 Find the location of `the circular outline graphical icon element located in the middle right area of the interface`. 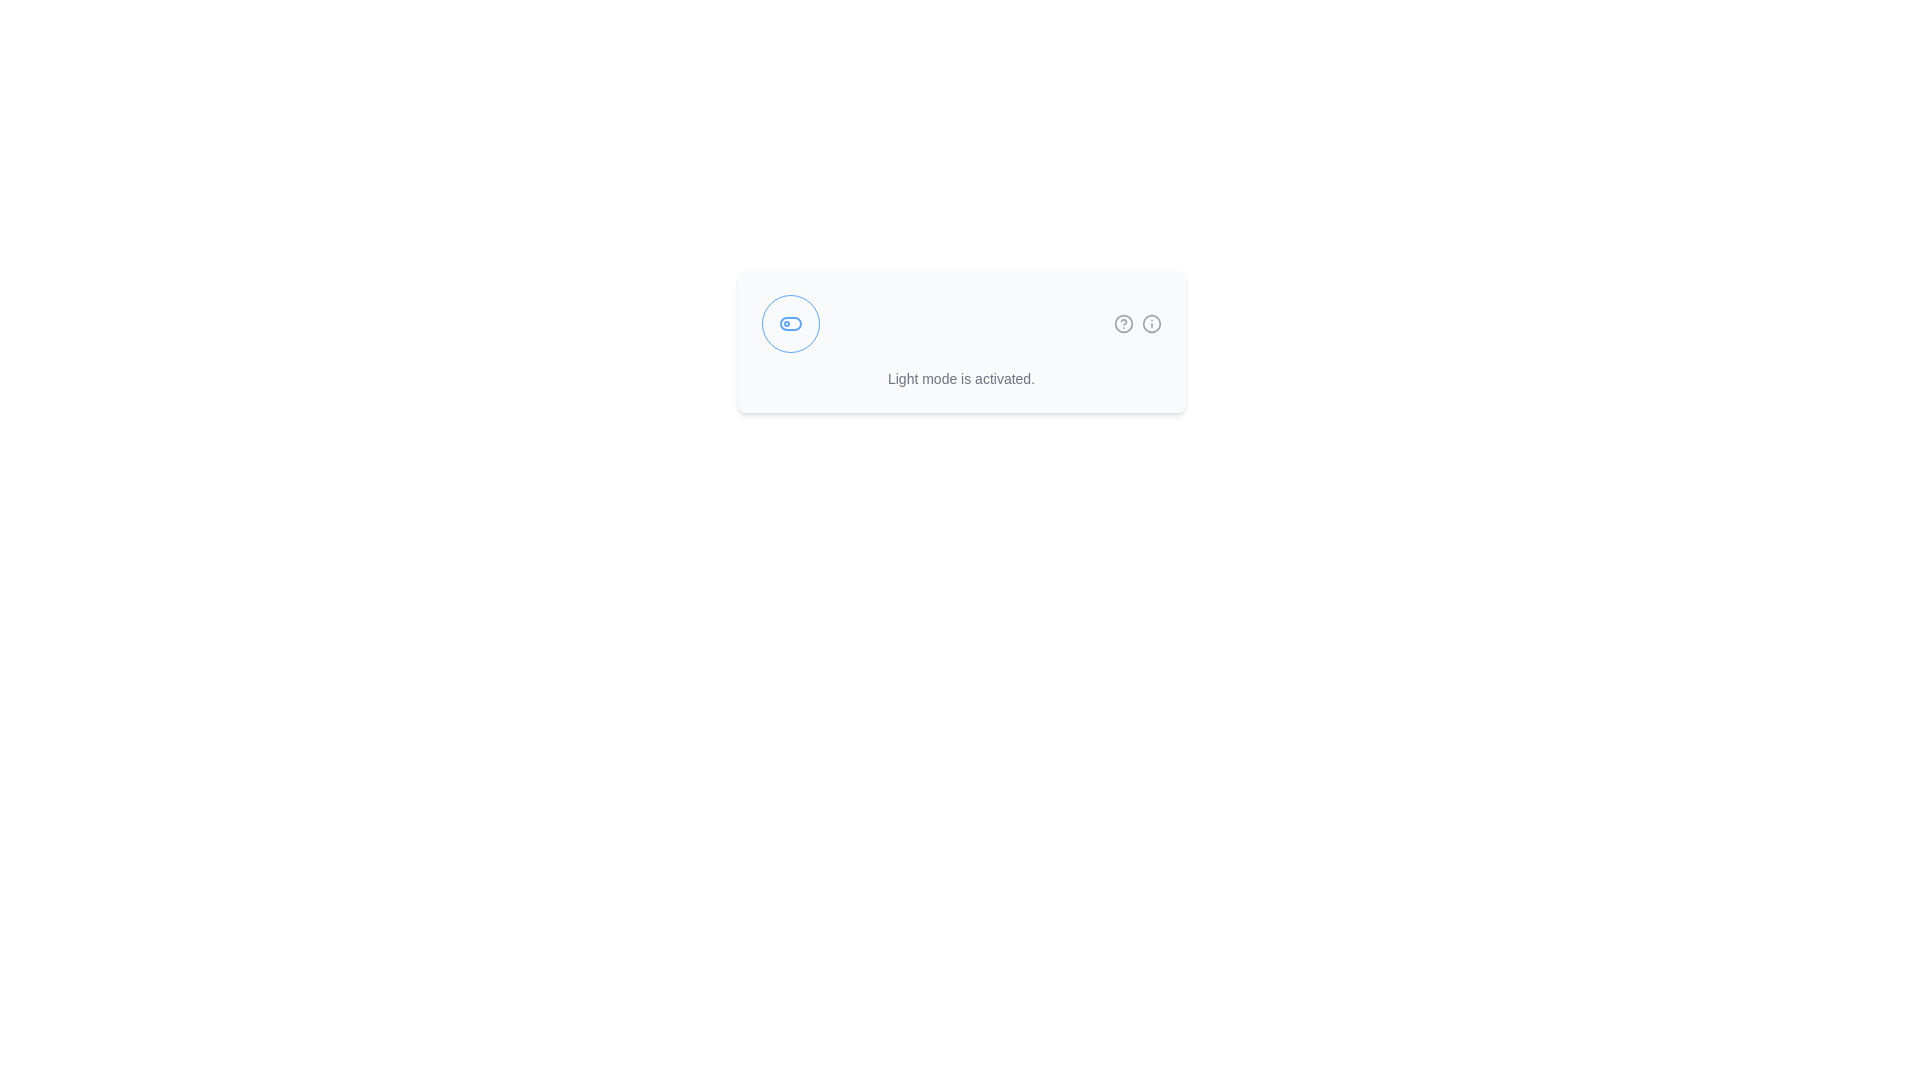

the circular outline graphical icon element located in the middle right area of the interface is located at coordinates (1151, 323).